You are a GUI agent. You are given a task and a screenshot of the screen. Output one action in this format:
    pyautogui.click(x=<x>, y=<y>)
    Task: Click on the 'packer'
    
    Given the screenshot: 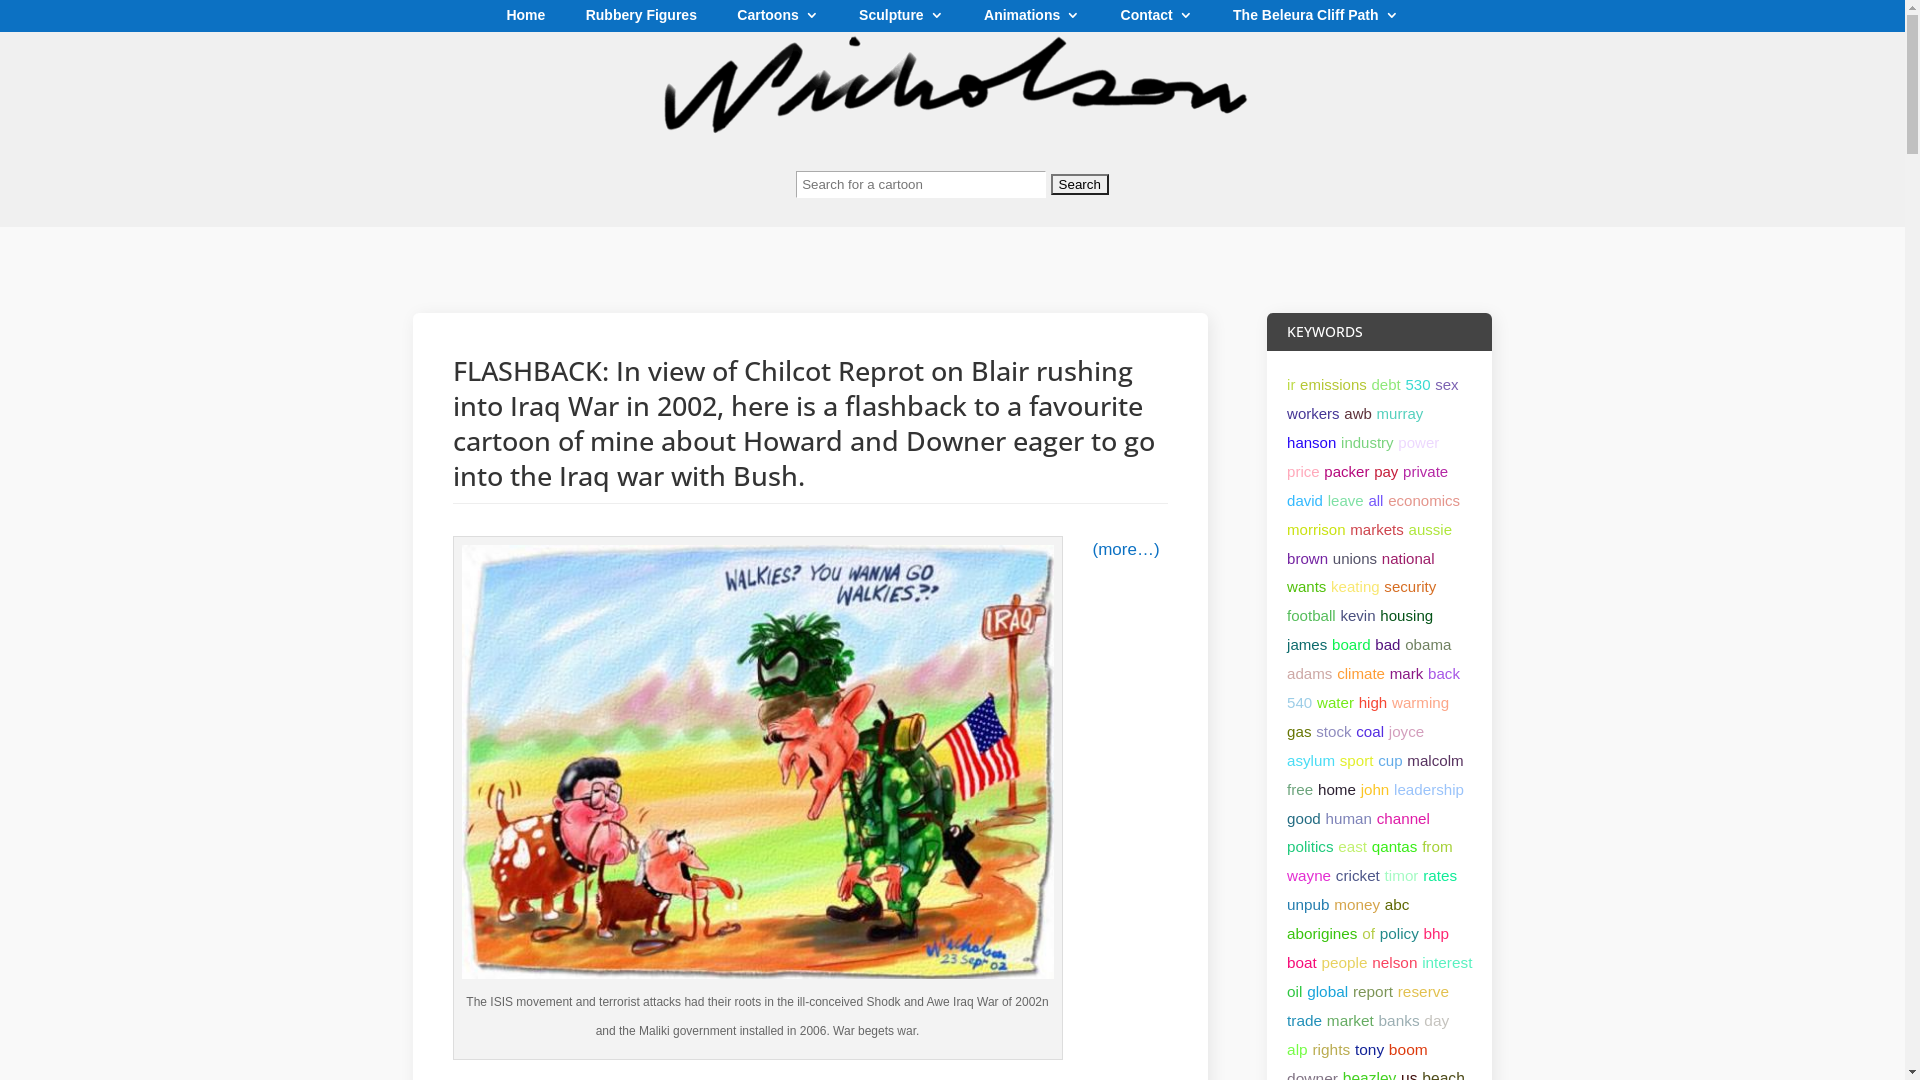 What is the action you would take?
    pyautogui.click(x=1346, y=471)
    